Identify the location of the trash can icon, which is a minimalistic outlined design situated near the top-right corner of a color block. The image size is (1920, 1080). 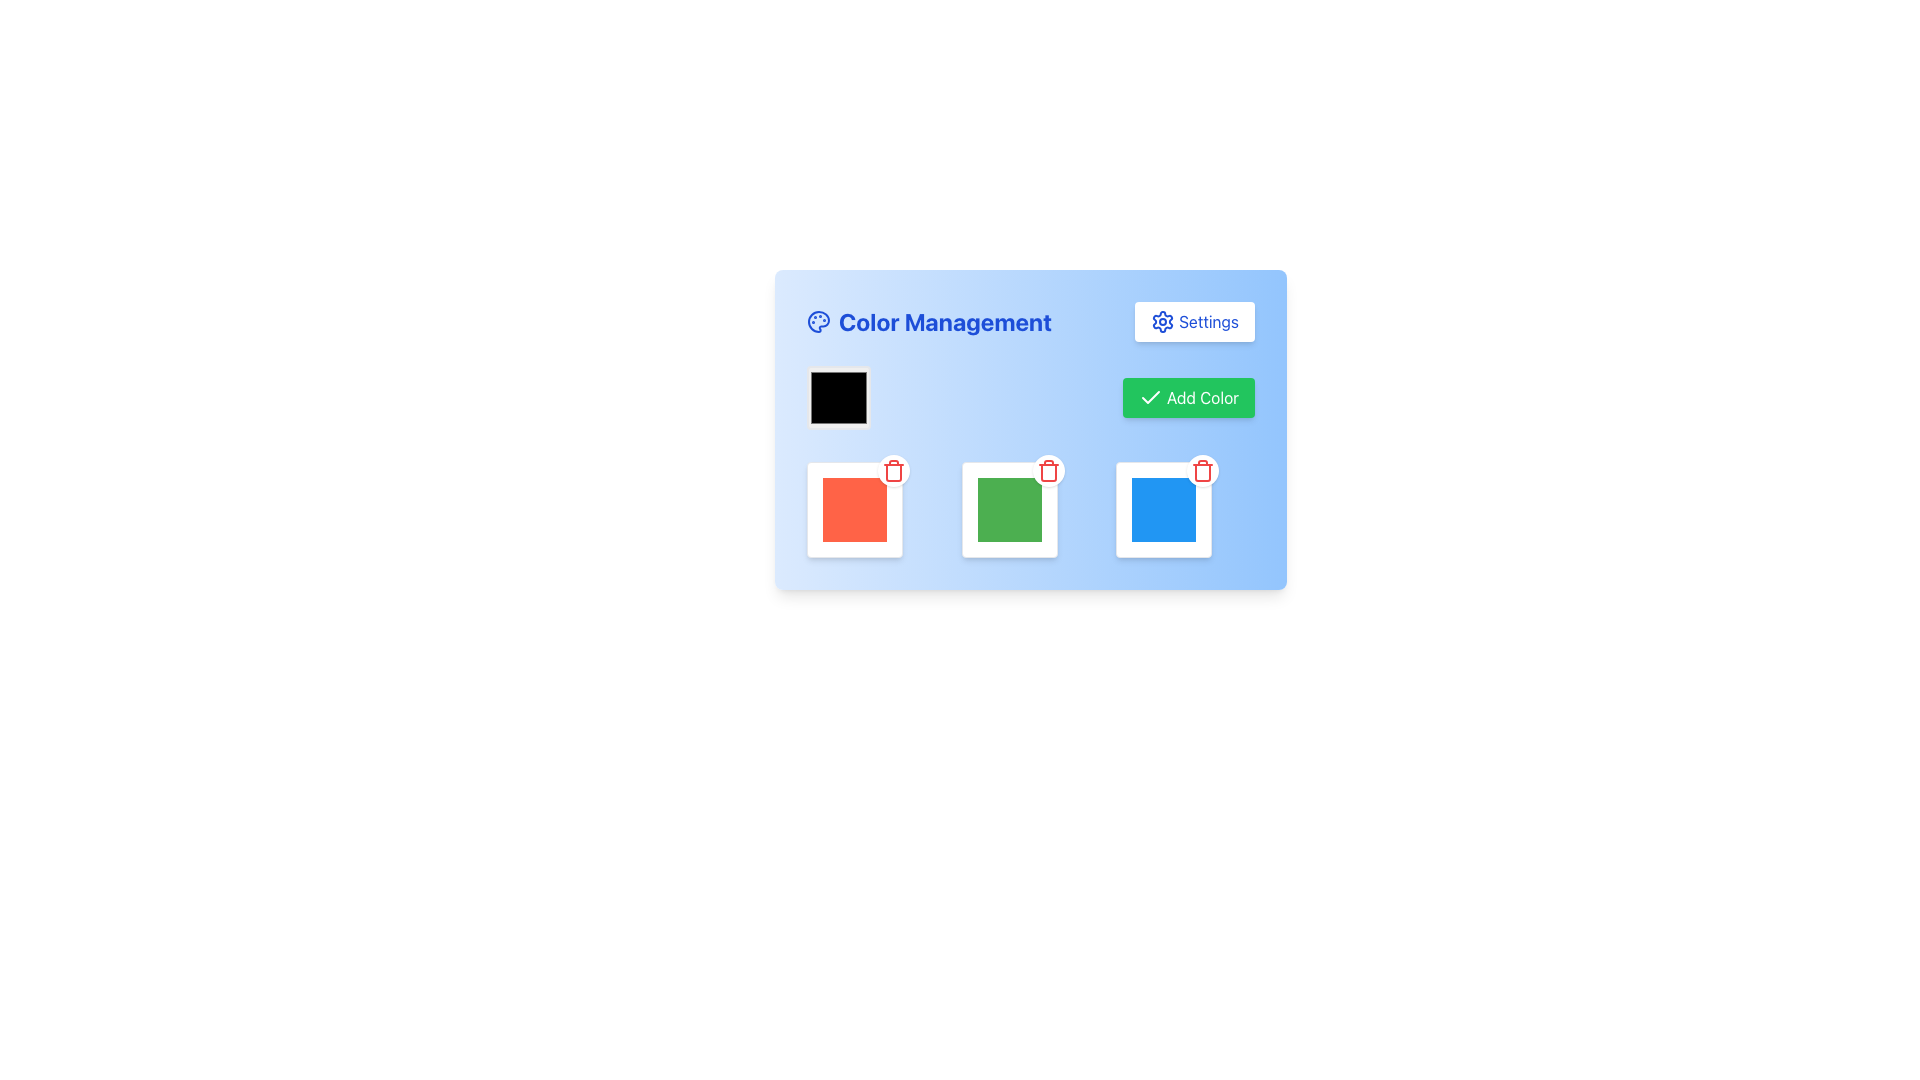
(1202, 473).